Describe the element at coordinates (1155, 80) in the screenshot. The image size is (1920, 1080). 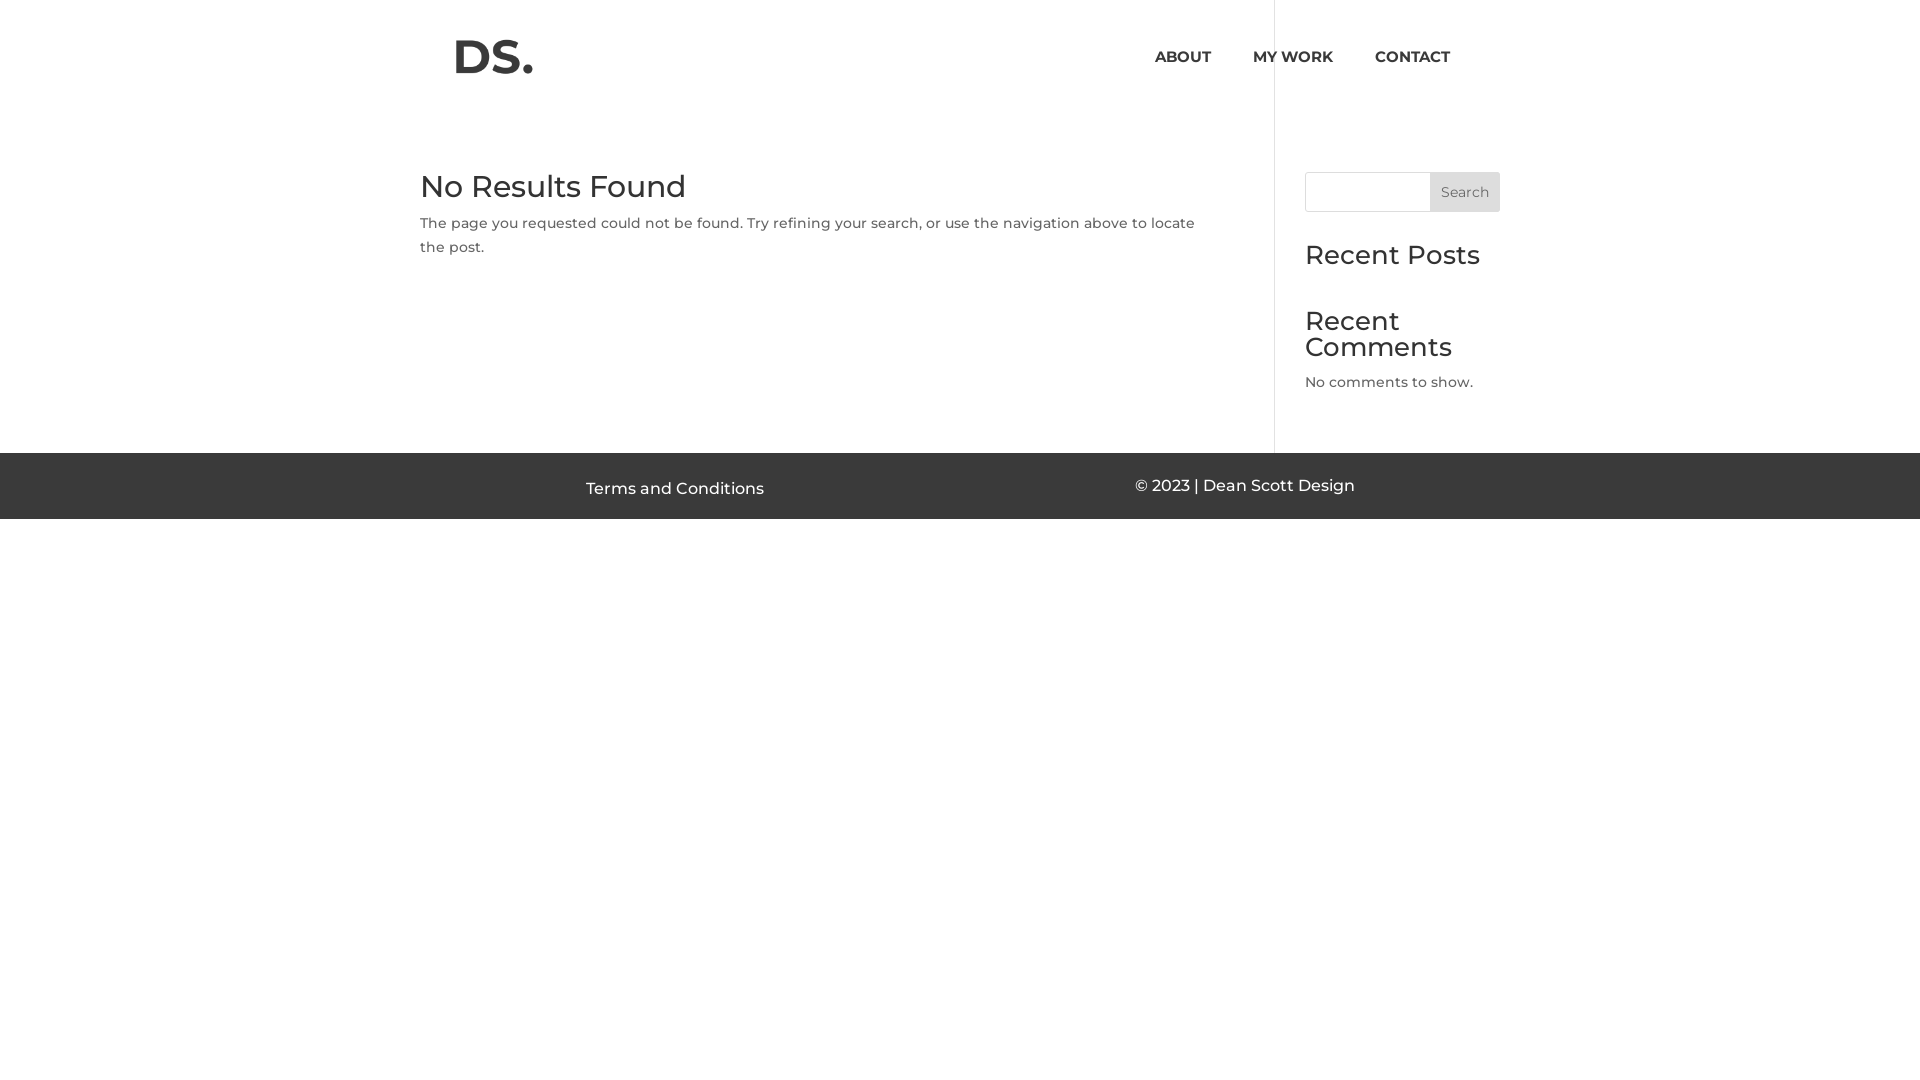
I see `'ABOUT'` at that location.